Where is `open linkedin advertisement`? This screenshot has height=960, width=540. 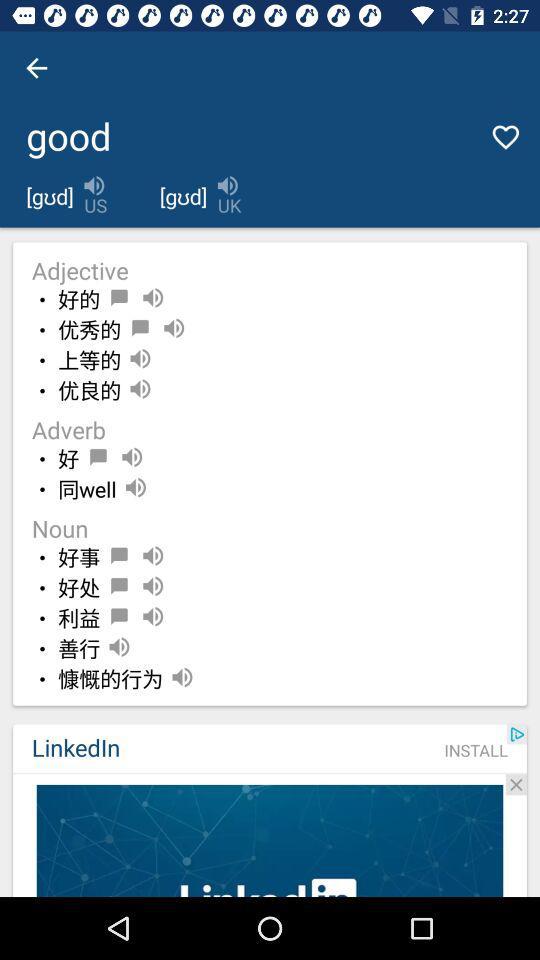 open linkedin advertisement is located at coordinates (270, 840).